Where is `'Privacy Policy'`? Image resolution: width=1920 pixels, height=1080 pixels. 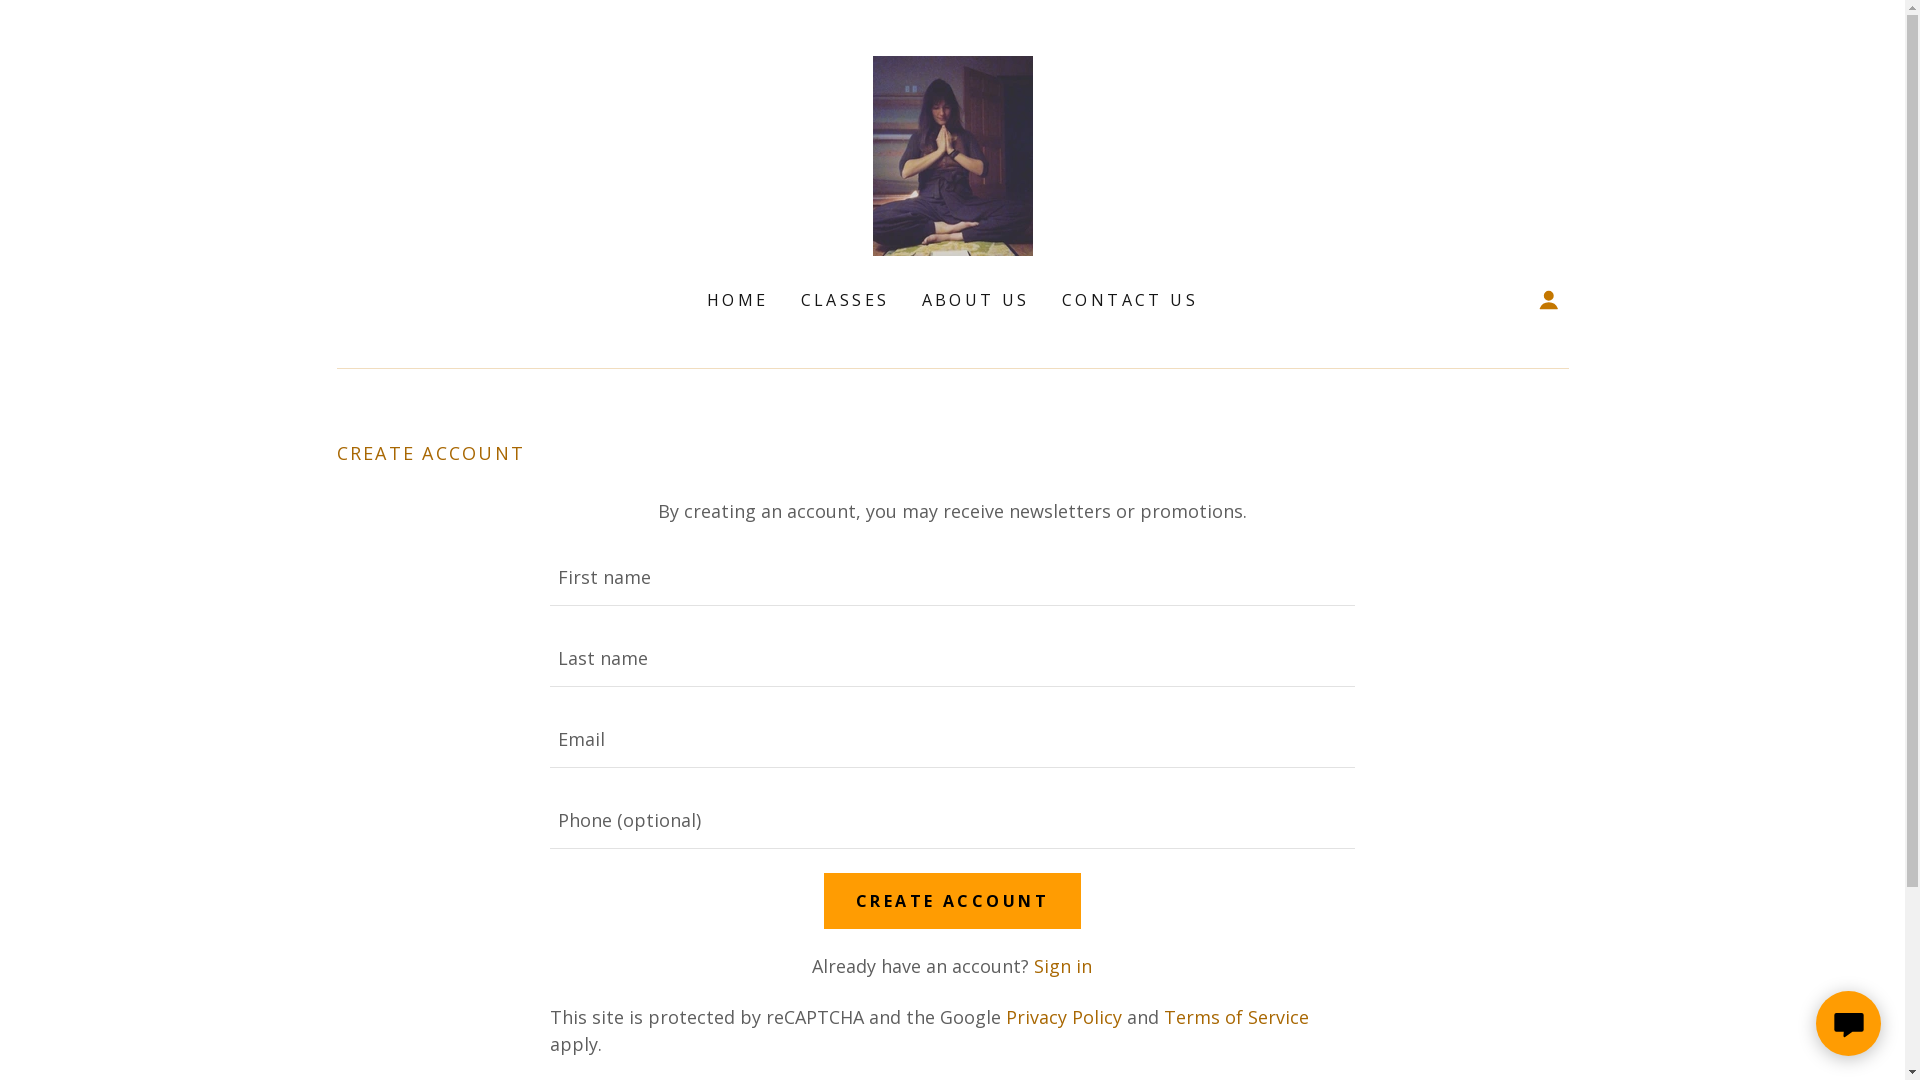
'Privacy Policy' is located at coordinates (1006, 1017).